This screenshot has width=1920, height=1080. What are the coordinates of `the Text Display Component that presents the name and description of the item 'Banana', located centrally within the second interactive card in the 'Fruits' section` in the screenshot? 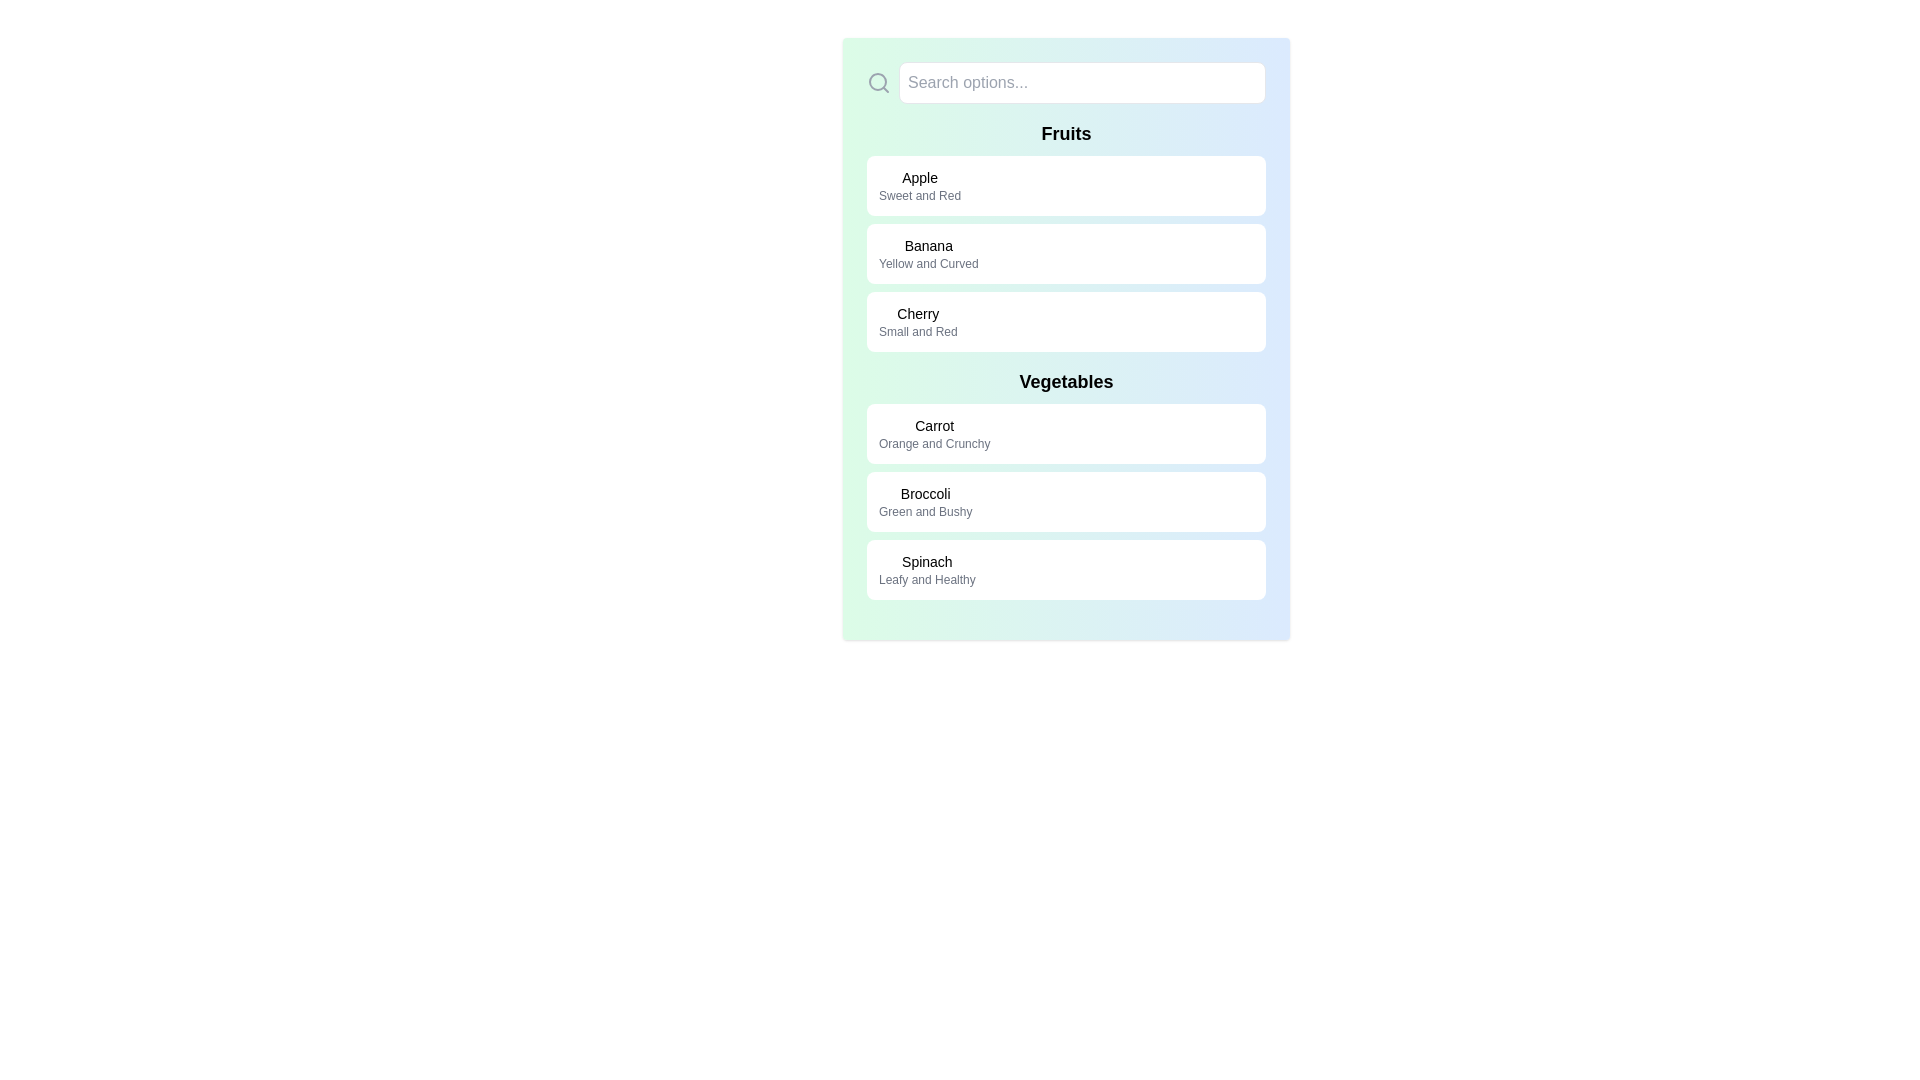 It's located at (927, 253).